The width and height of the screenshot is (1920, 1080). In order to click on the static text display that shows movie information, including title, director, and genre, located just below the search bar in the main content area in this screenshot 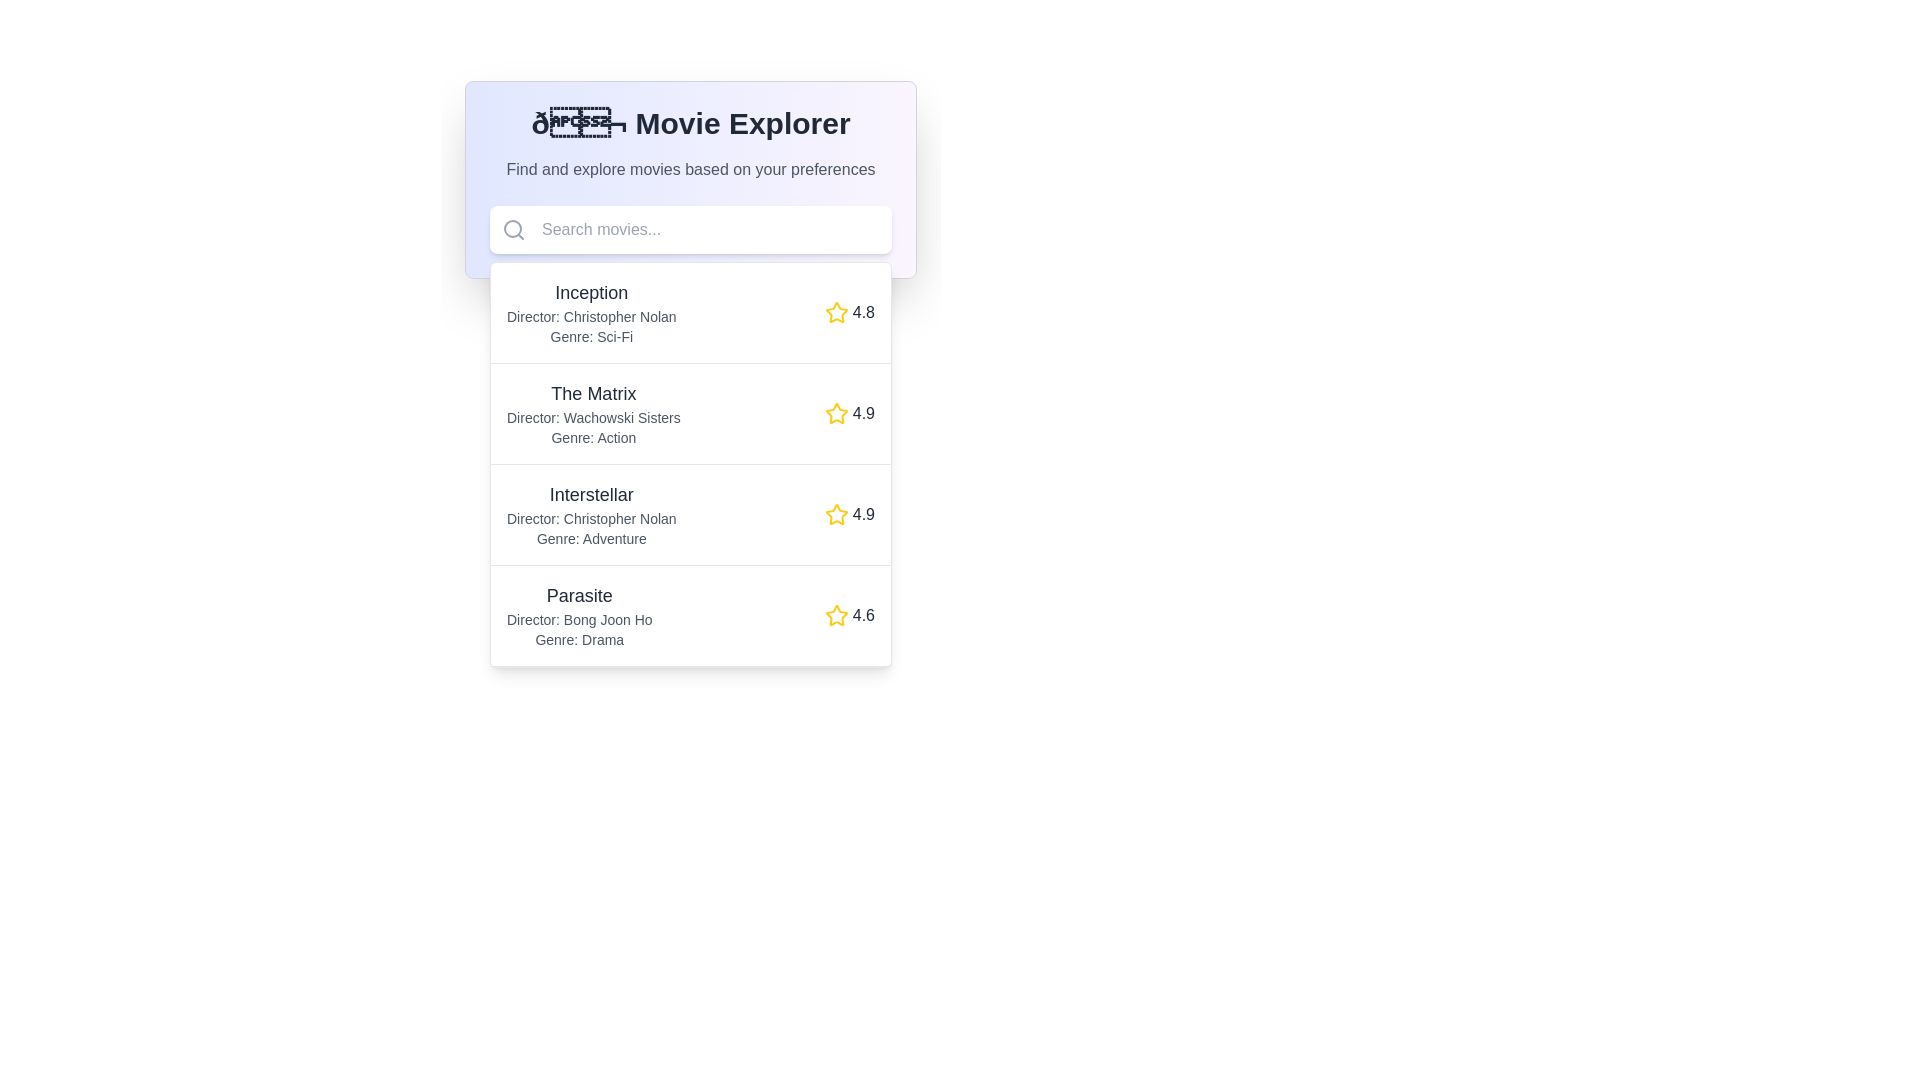, I will do `click(590, 312)`.